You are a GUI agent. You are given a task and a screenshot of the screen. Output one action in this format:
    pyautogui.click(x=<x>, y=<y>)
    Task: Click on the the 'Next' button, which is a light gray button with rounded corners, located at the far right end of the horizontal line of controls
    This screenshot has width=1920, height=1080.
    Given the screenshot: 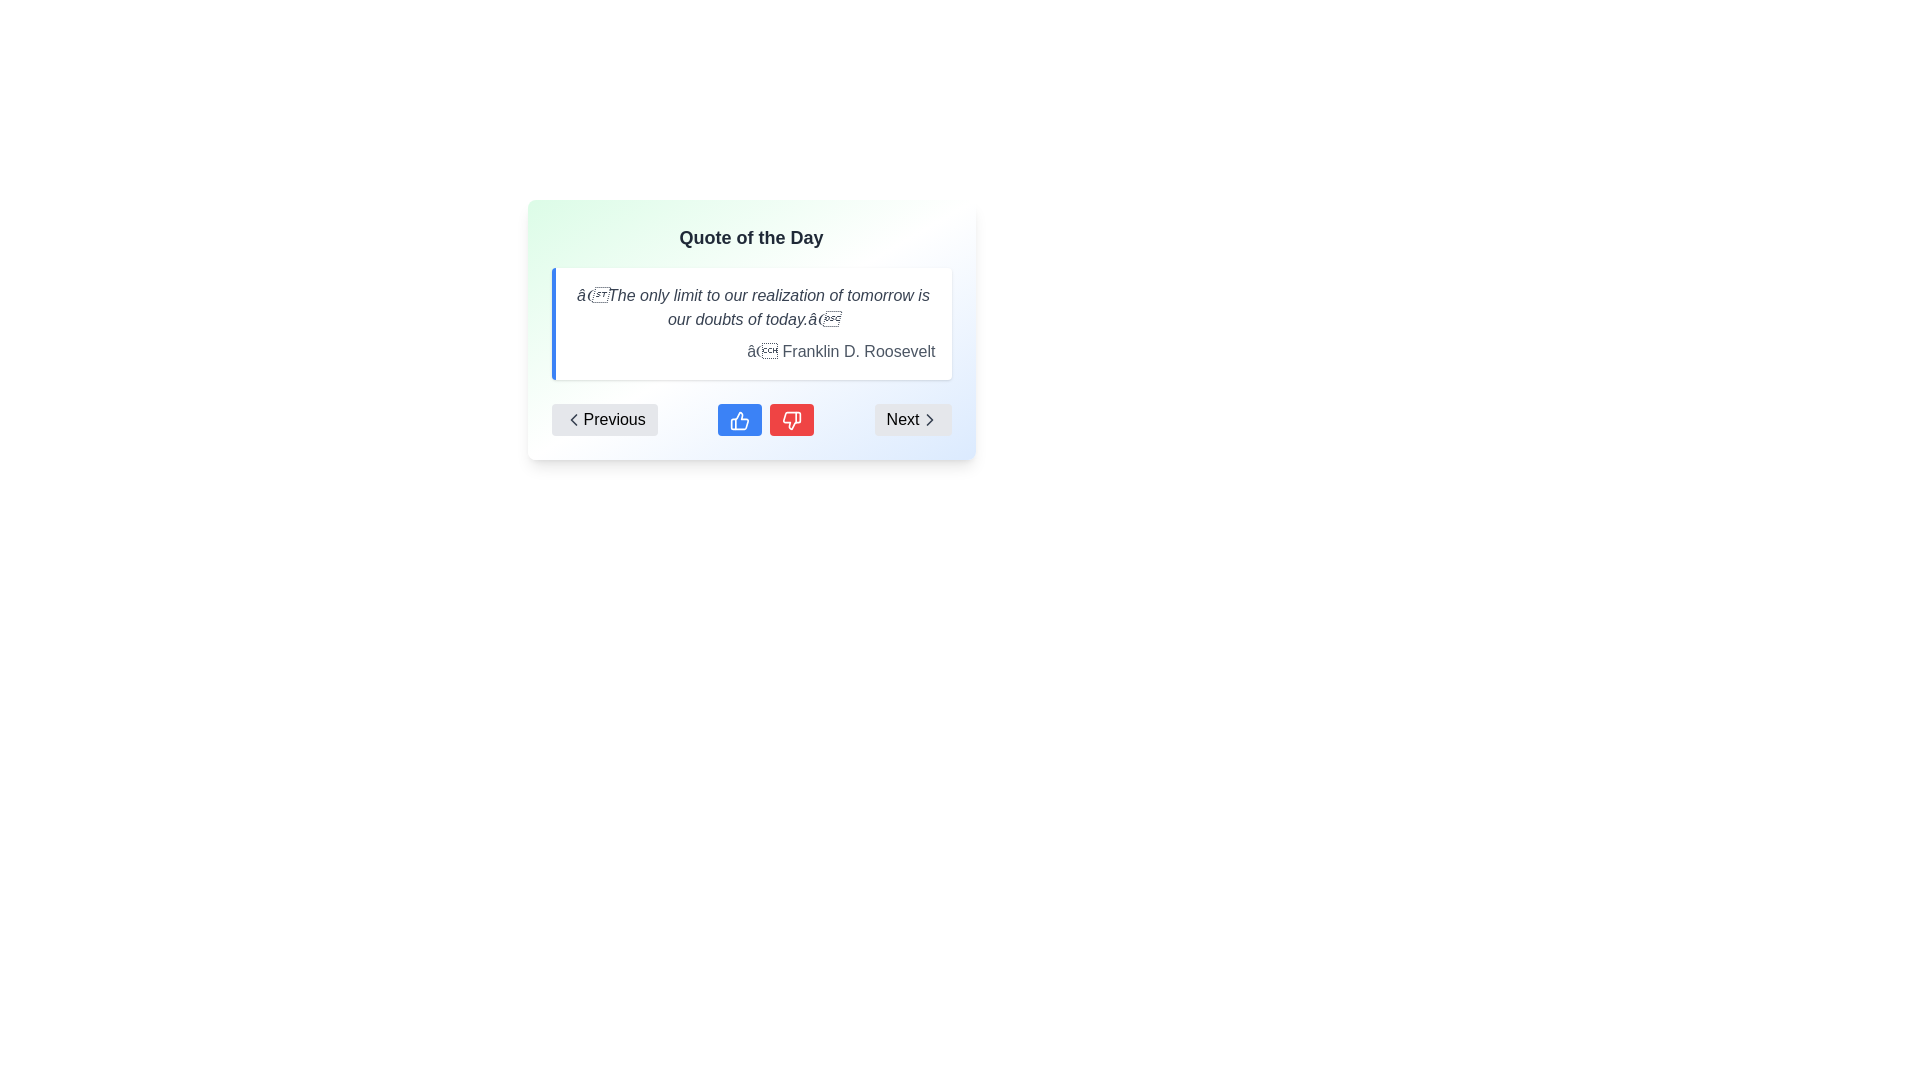 What is the action you would take?
    pyautogui.click(x=911, y=419)
    